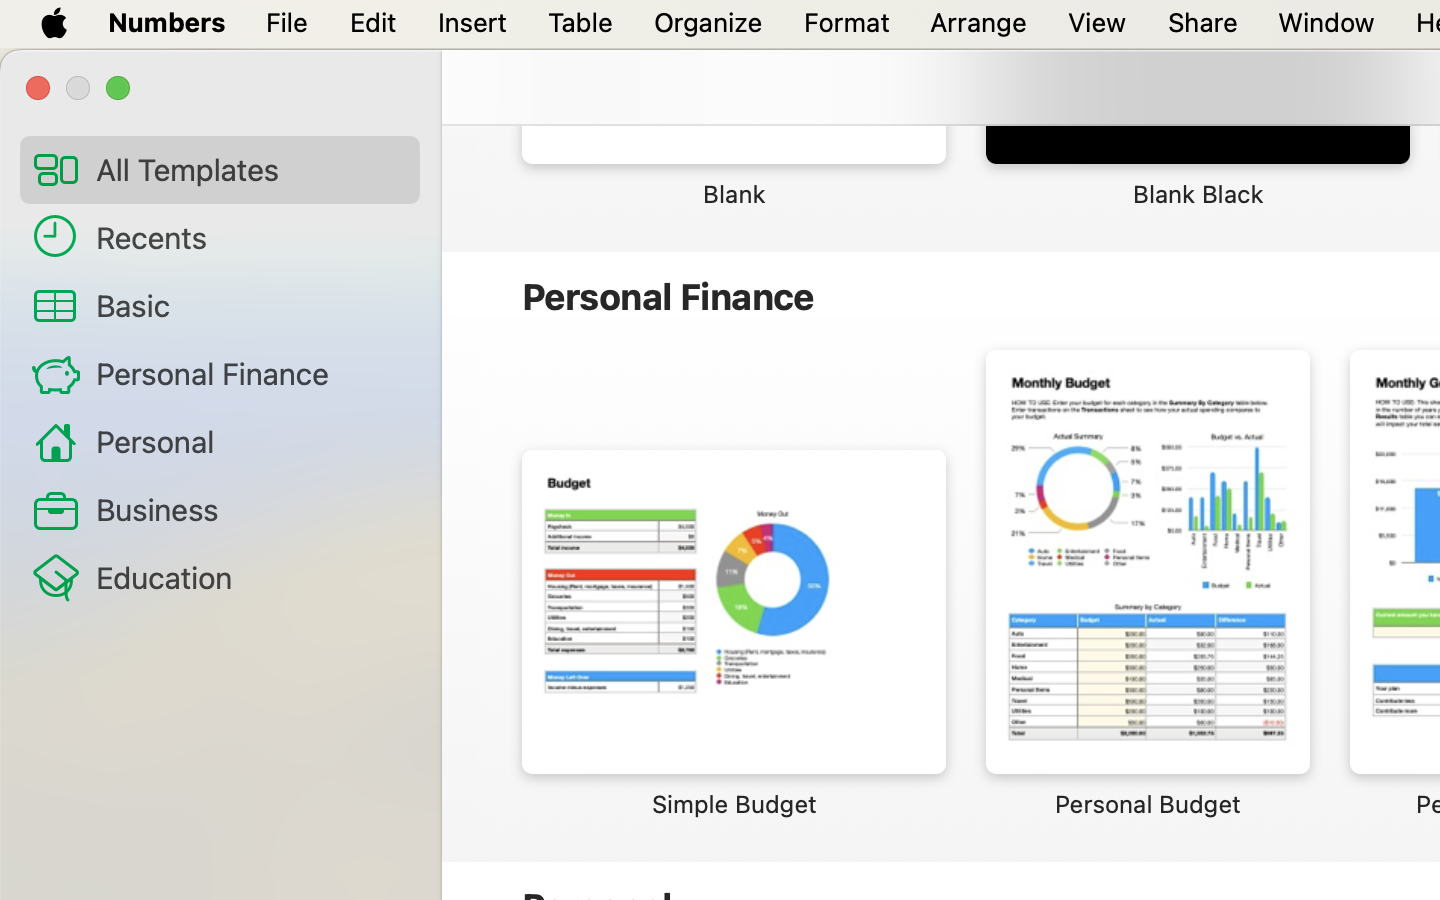 The width and height of the screenshot is (1440, 900). I want to click on 'Personal Finance', so click(248, 372).